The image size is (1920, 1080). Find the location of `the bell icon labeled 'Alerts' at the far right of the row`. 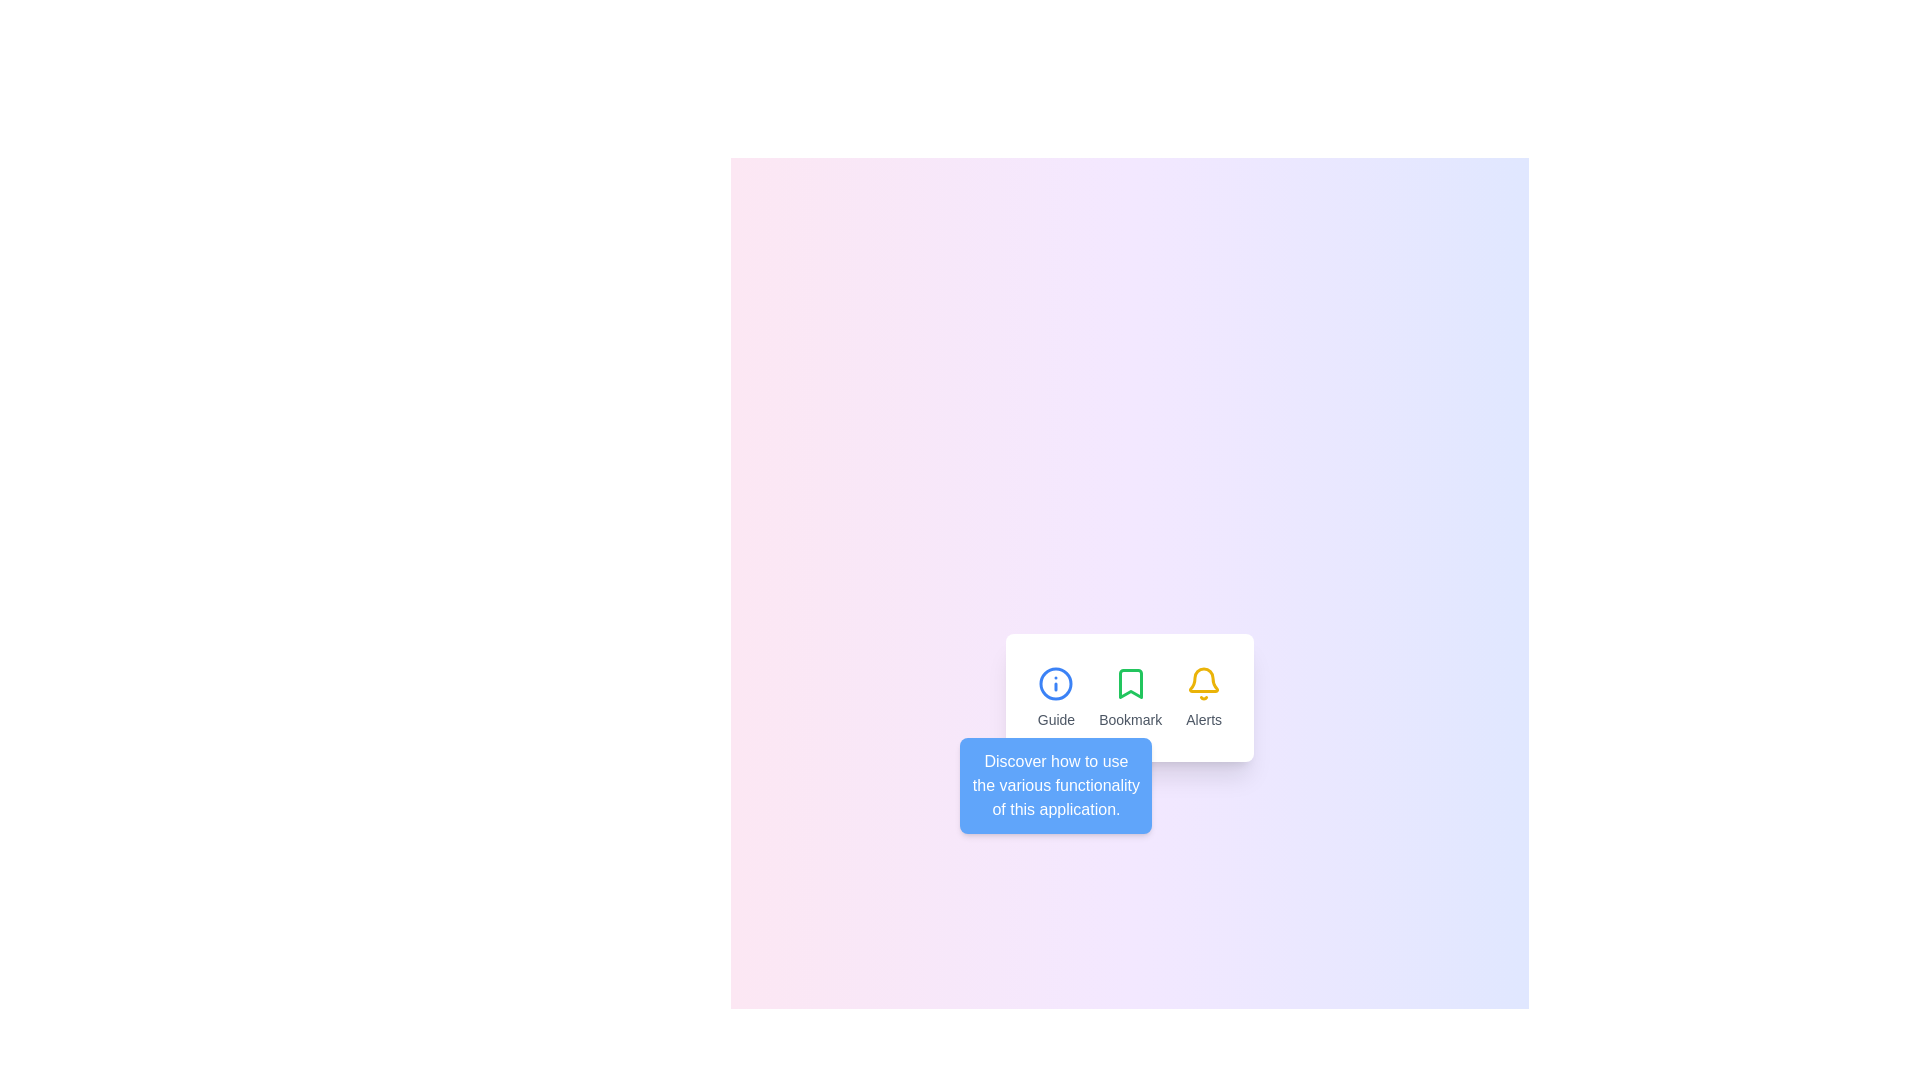

the bell icon labeled 'Alerts' at the far right of the row is located at coordinates (1203, 697).